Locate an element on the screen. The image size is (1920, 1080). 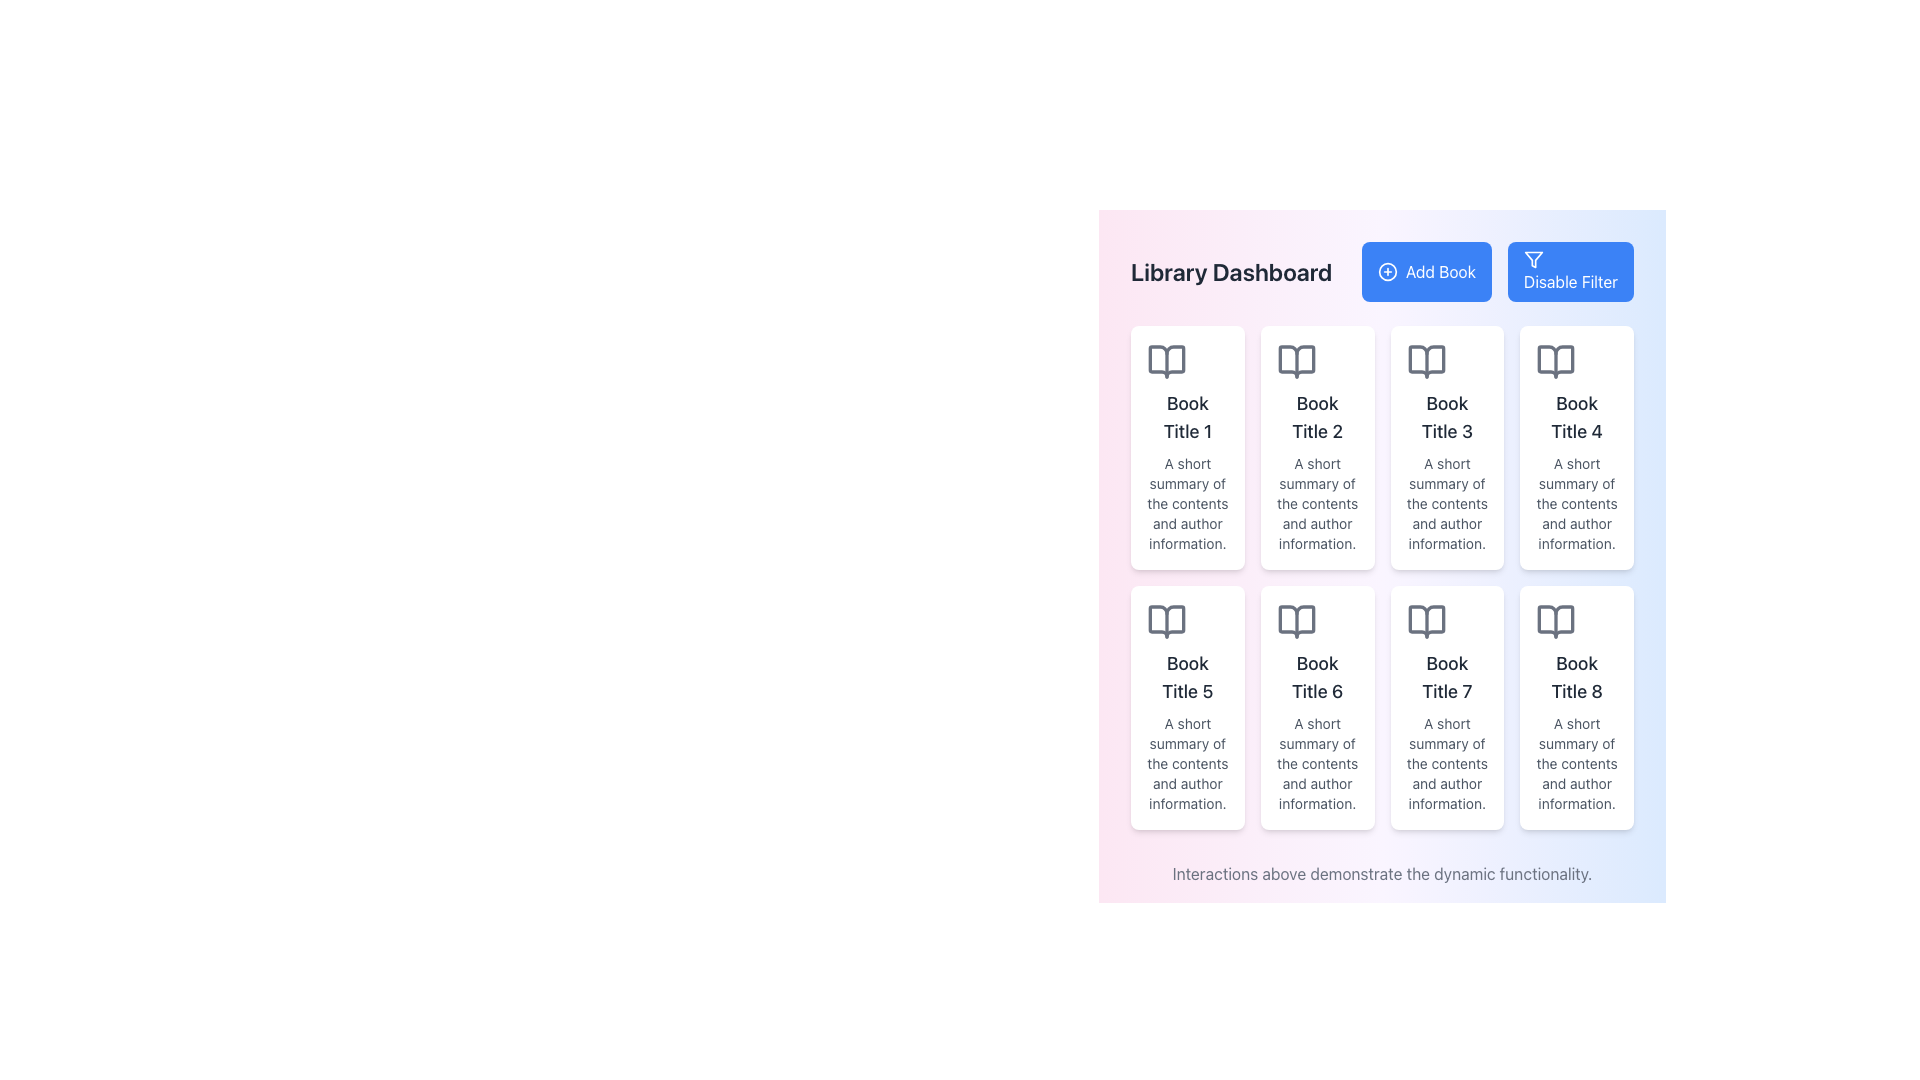
the decorative book icon located in the header section of the card labeled 'Book Title 6' on the library dashboard is located at coordinates (1296, 620).